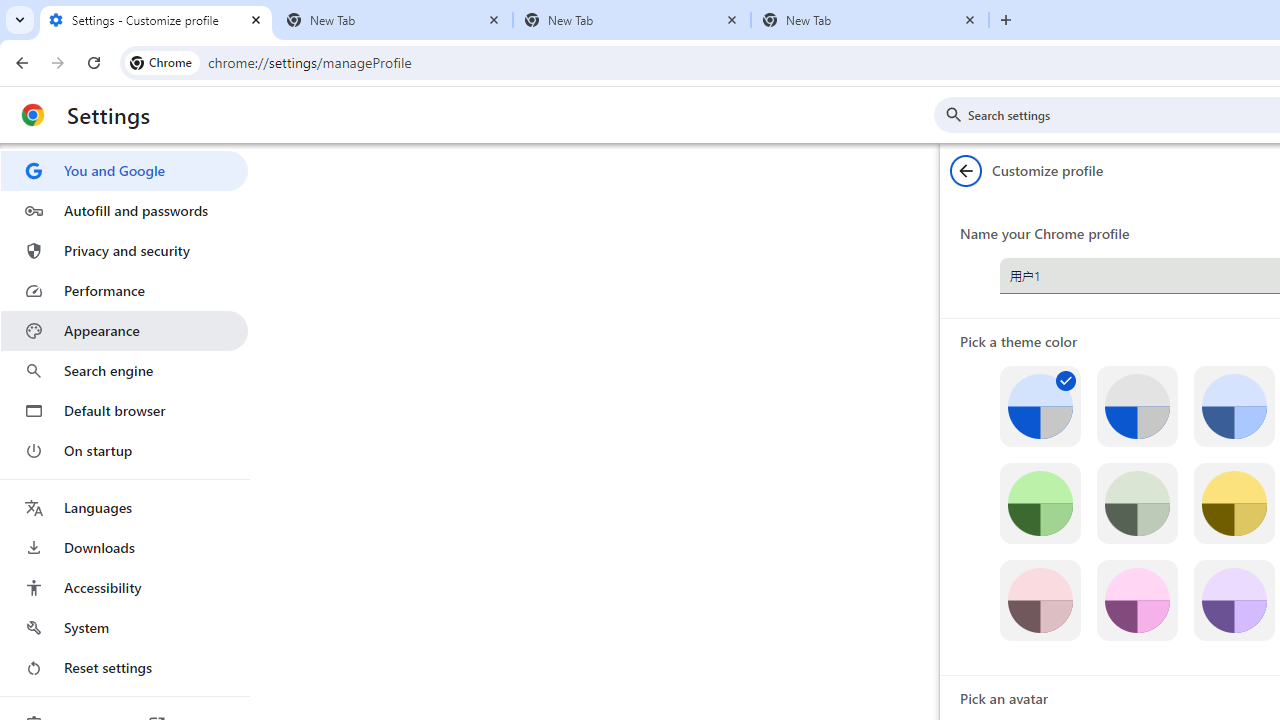  Describe the element at coordinates (123, 210) in the screenshot. I see `'Autofill and passwords'` at that location.